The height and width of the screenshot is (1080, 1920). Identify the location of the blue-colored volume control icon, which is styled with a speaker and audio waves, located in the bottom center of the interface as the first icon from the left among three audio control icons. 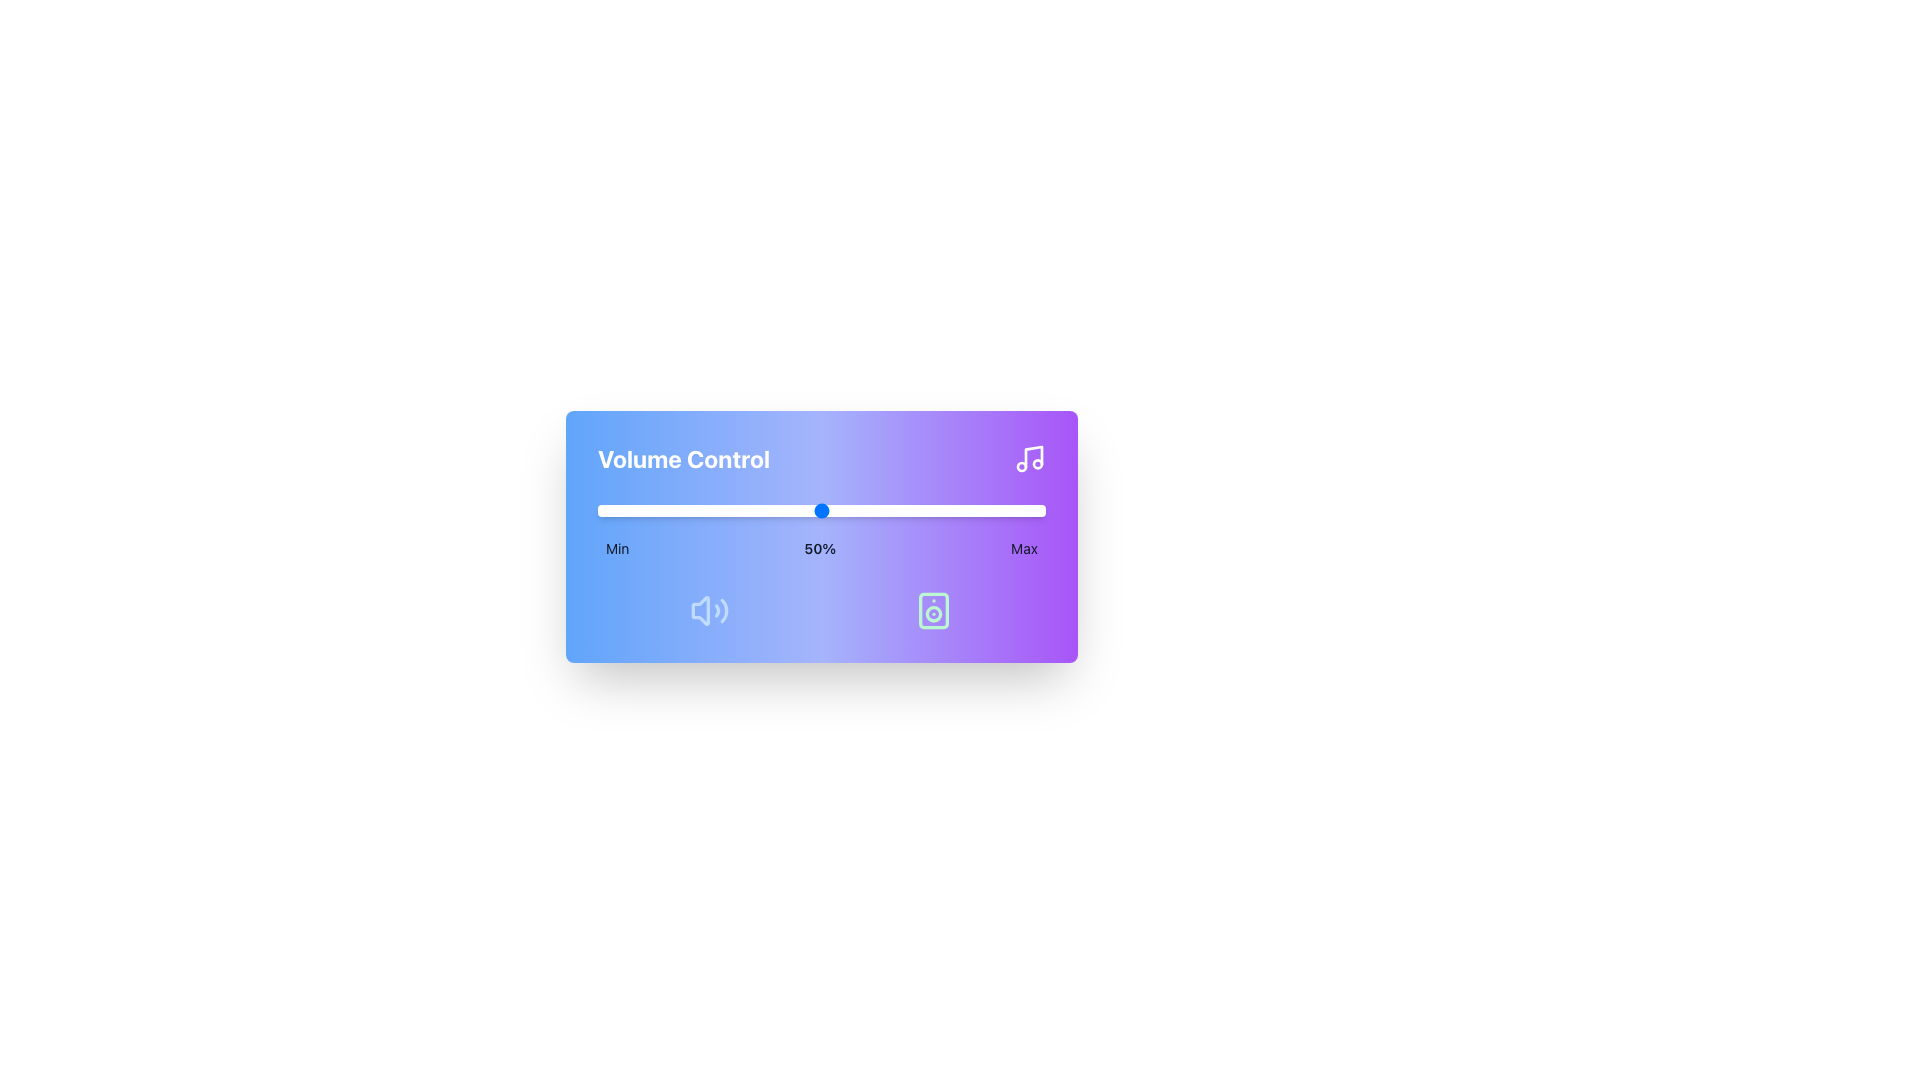
(710, 609).